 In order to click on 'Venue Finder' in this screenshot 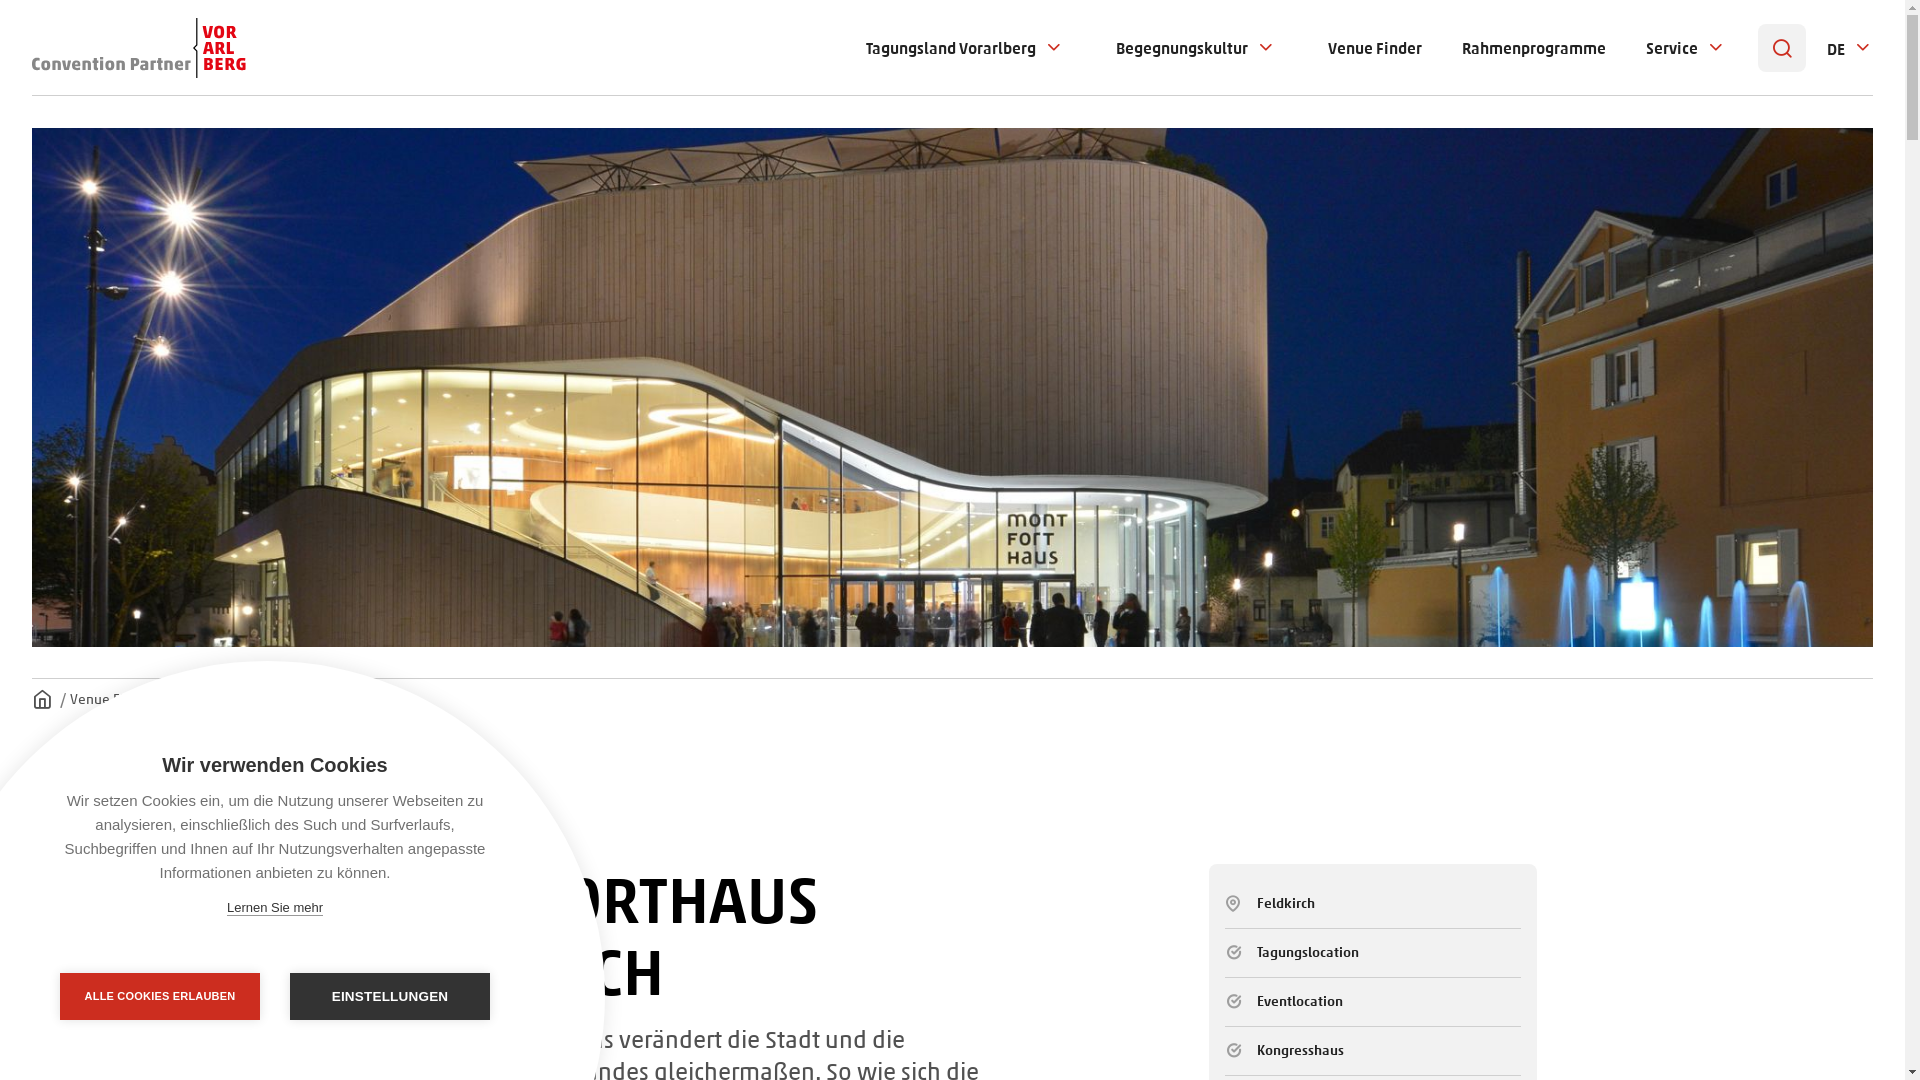, I will do `click(110, 697)`.